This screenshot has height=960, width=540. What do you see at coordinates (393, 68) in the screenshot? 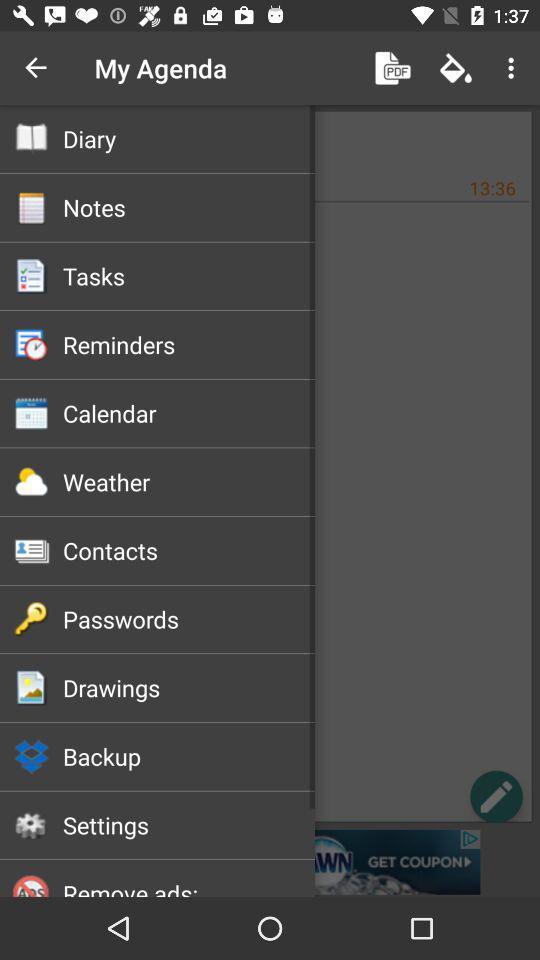
I see `the pdf file image option` at bounding box center [393, 68].